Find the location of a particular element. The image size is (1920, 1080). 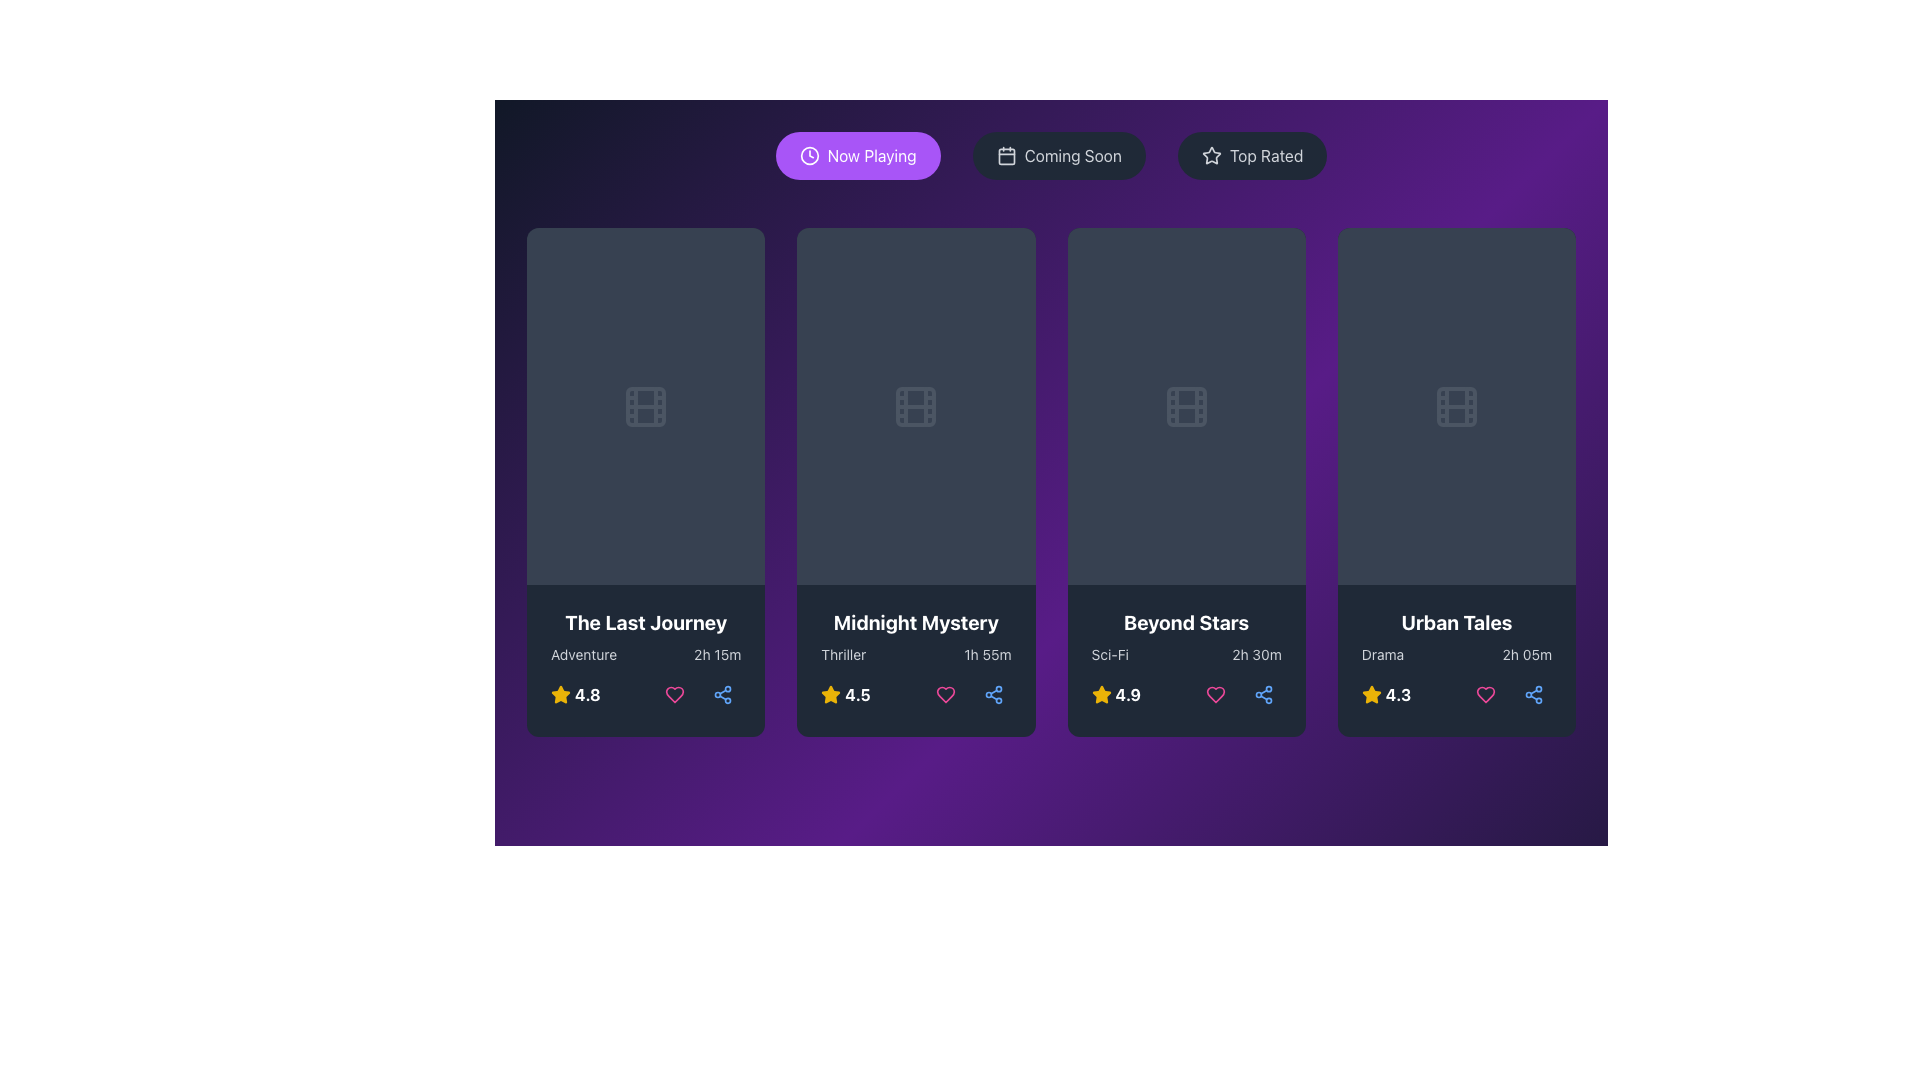

the yellow star icon used in the rating system for visual effects is located at coordinates (560, 693).